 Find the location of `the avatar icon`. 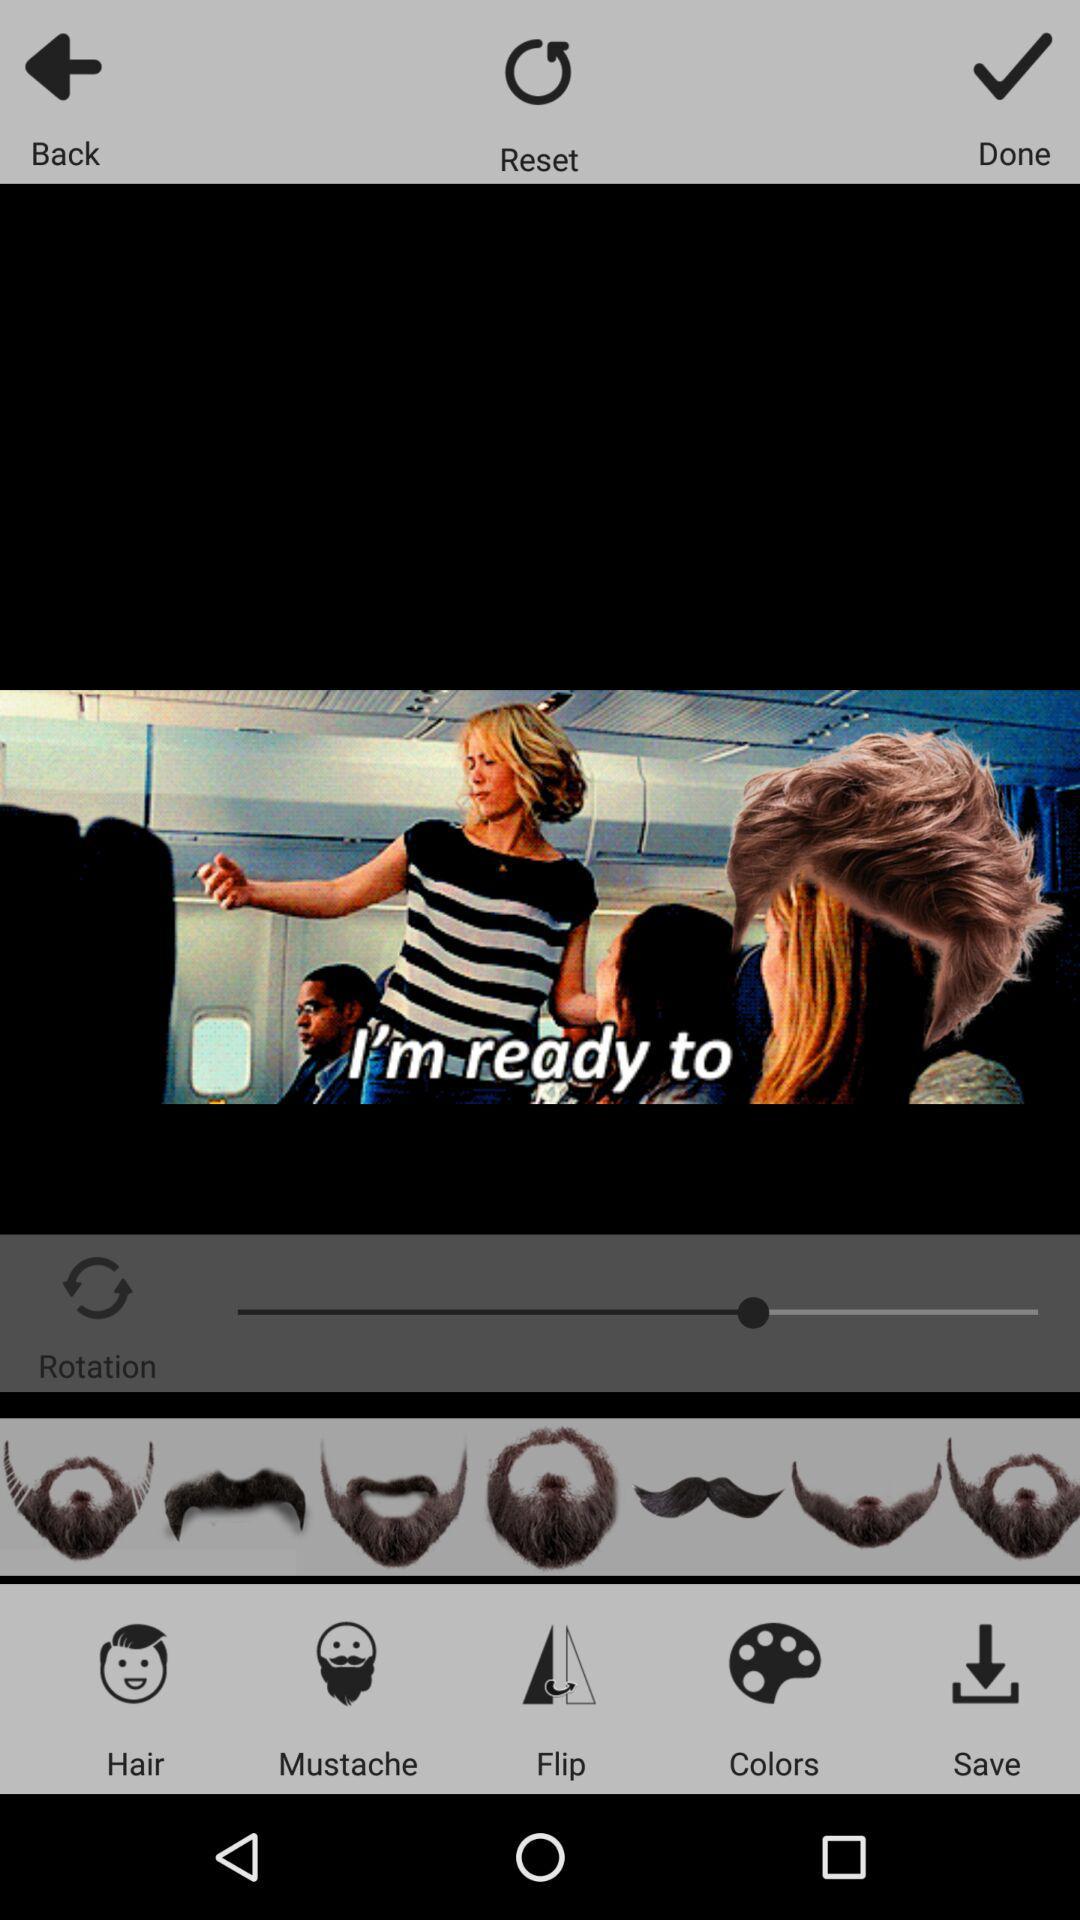

the avatar icon is located at coordinates (551, 1497).